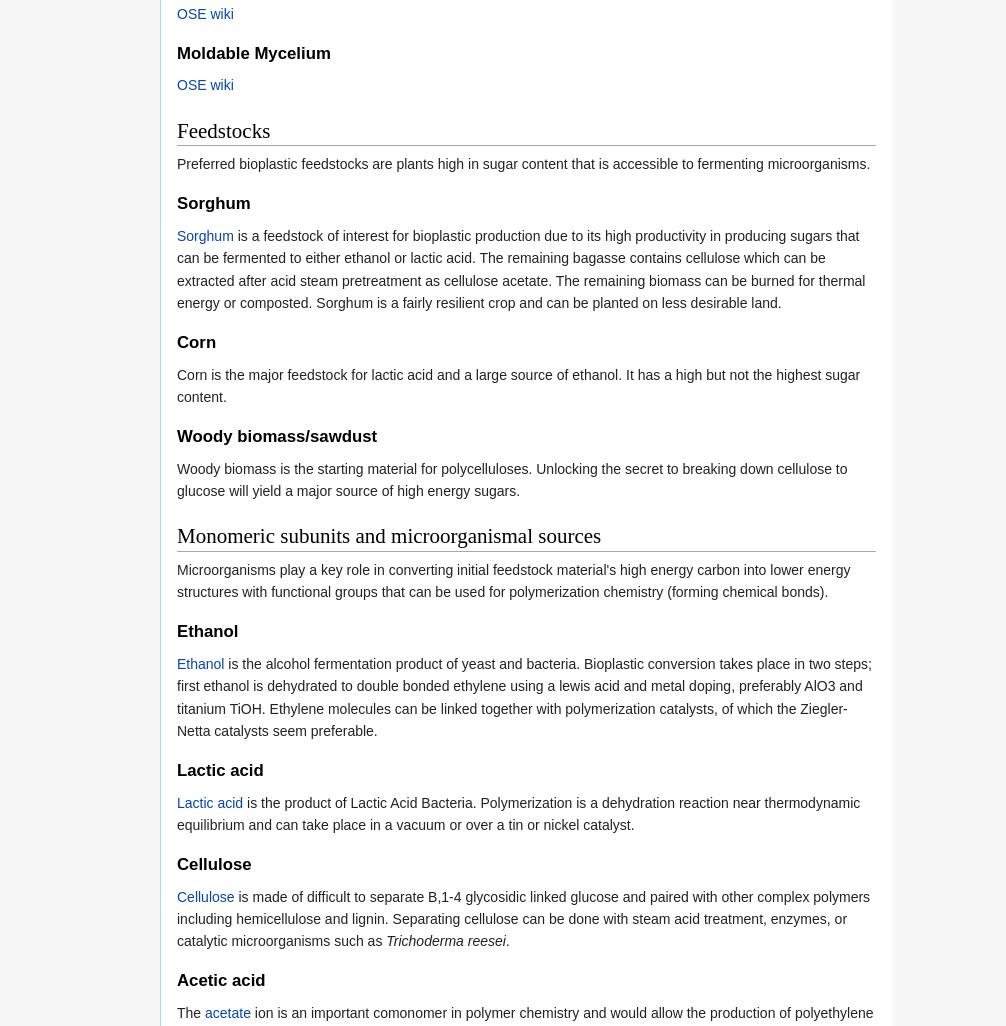 The height and width of the screenshot is (1026, 1006). Describe the element at coordinates (511, 478) in the screenshot. I see `'Woody biomass is the starting material for polycelluloses. Unlocking the secret to breaking down cellulose to glucose will yield a major source of high energy sugars.'` at that location.